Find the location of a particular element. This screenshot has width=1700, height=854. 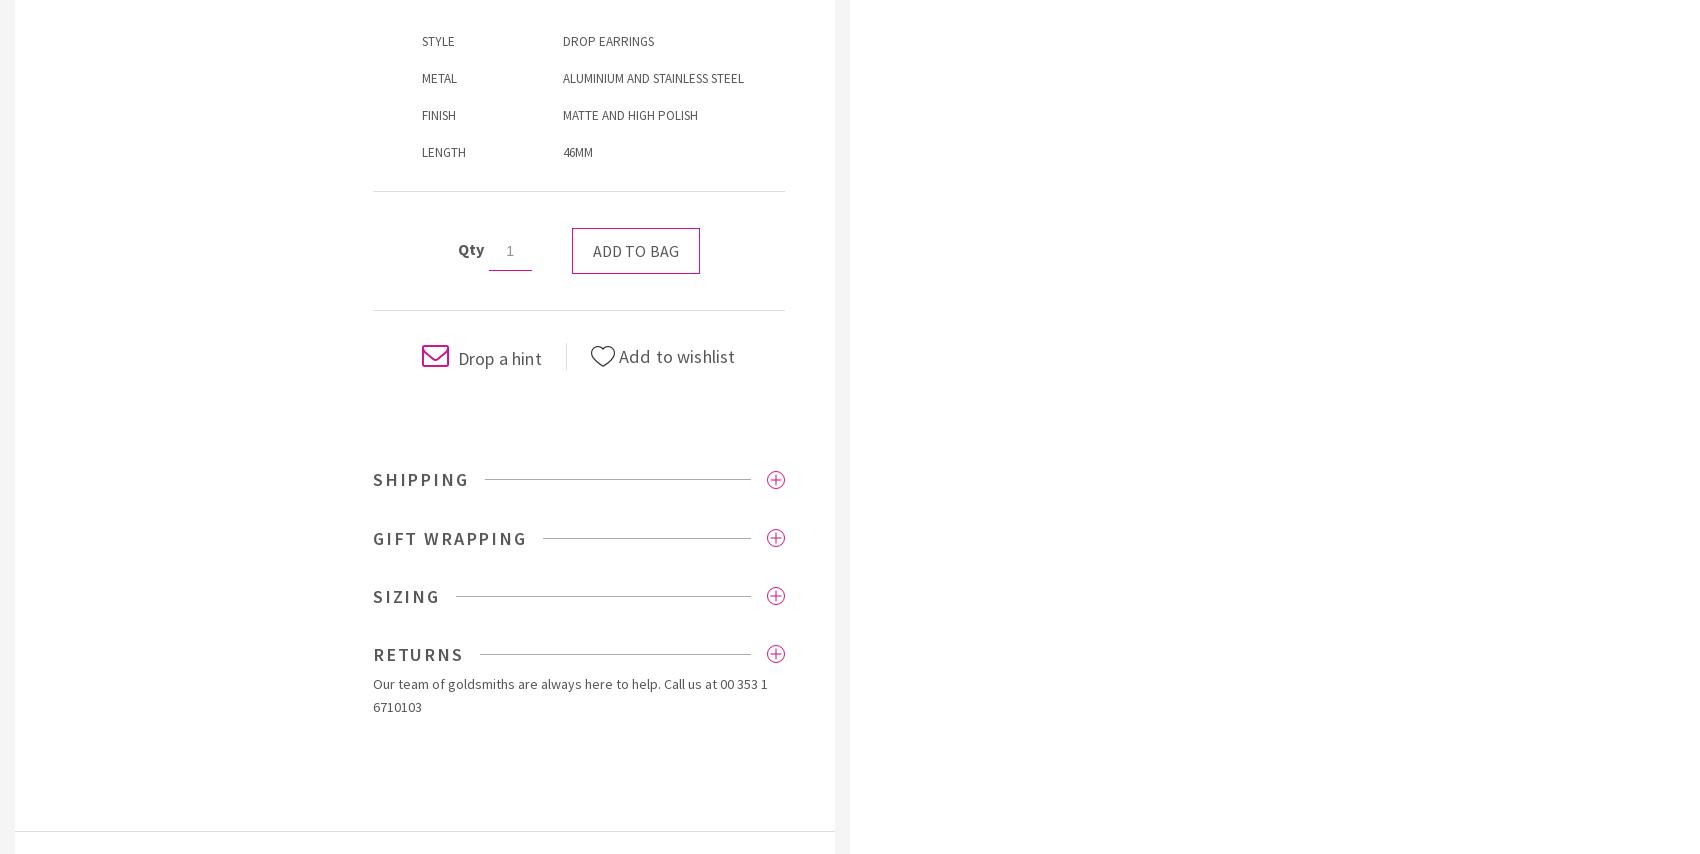

'MATTE AND HIGH POLISH' is located at coordinates (562, 114).